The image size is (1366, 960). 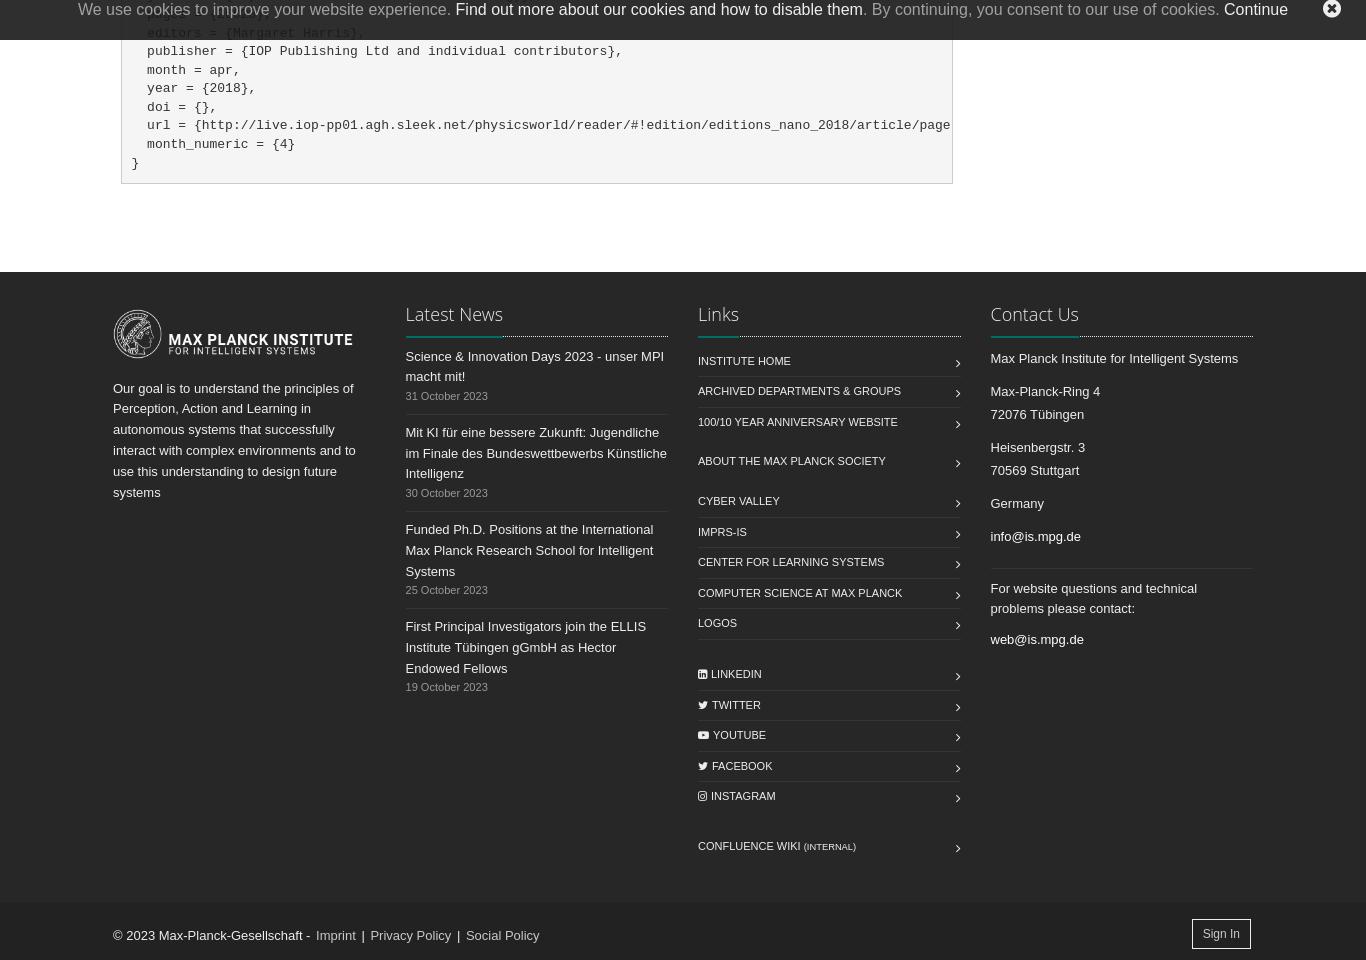 What do you see at coordinates (536, 452) in the screenshot?
I see `'Mit KI für eine bessere Zukunft: Jugendliche im Finale des Bundeswettbewerbs Künstliche Intelligenz'` at bounding box center [536, 452].